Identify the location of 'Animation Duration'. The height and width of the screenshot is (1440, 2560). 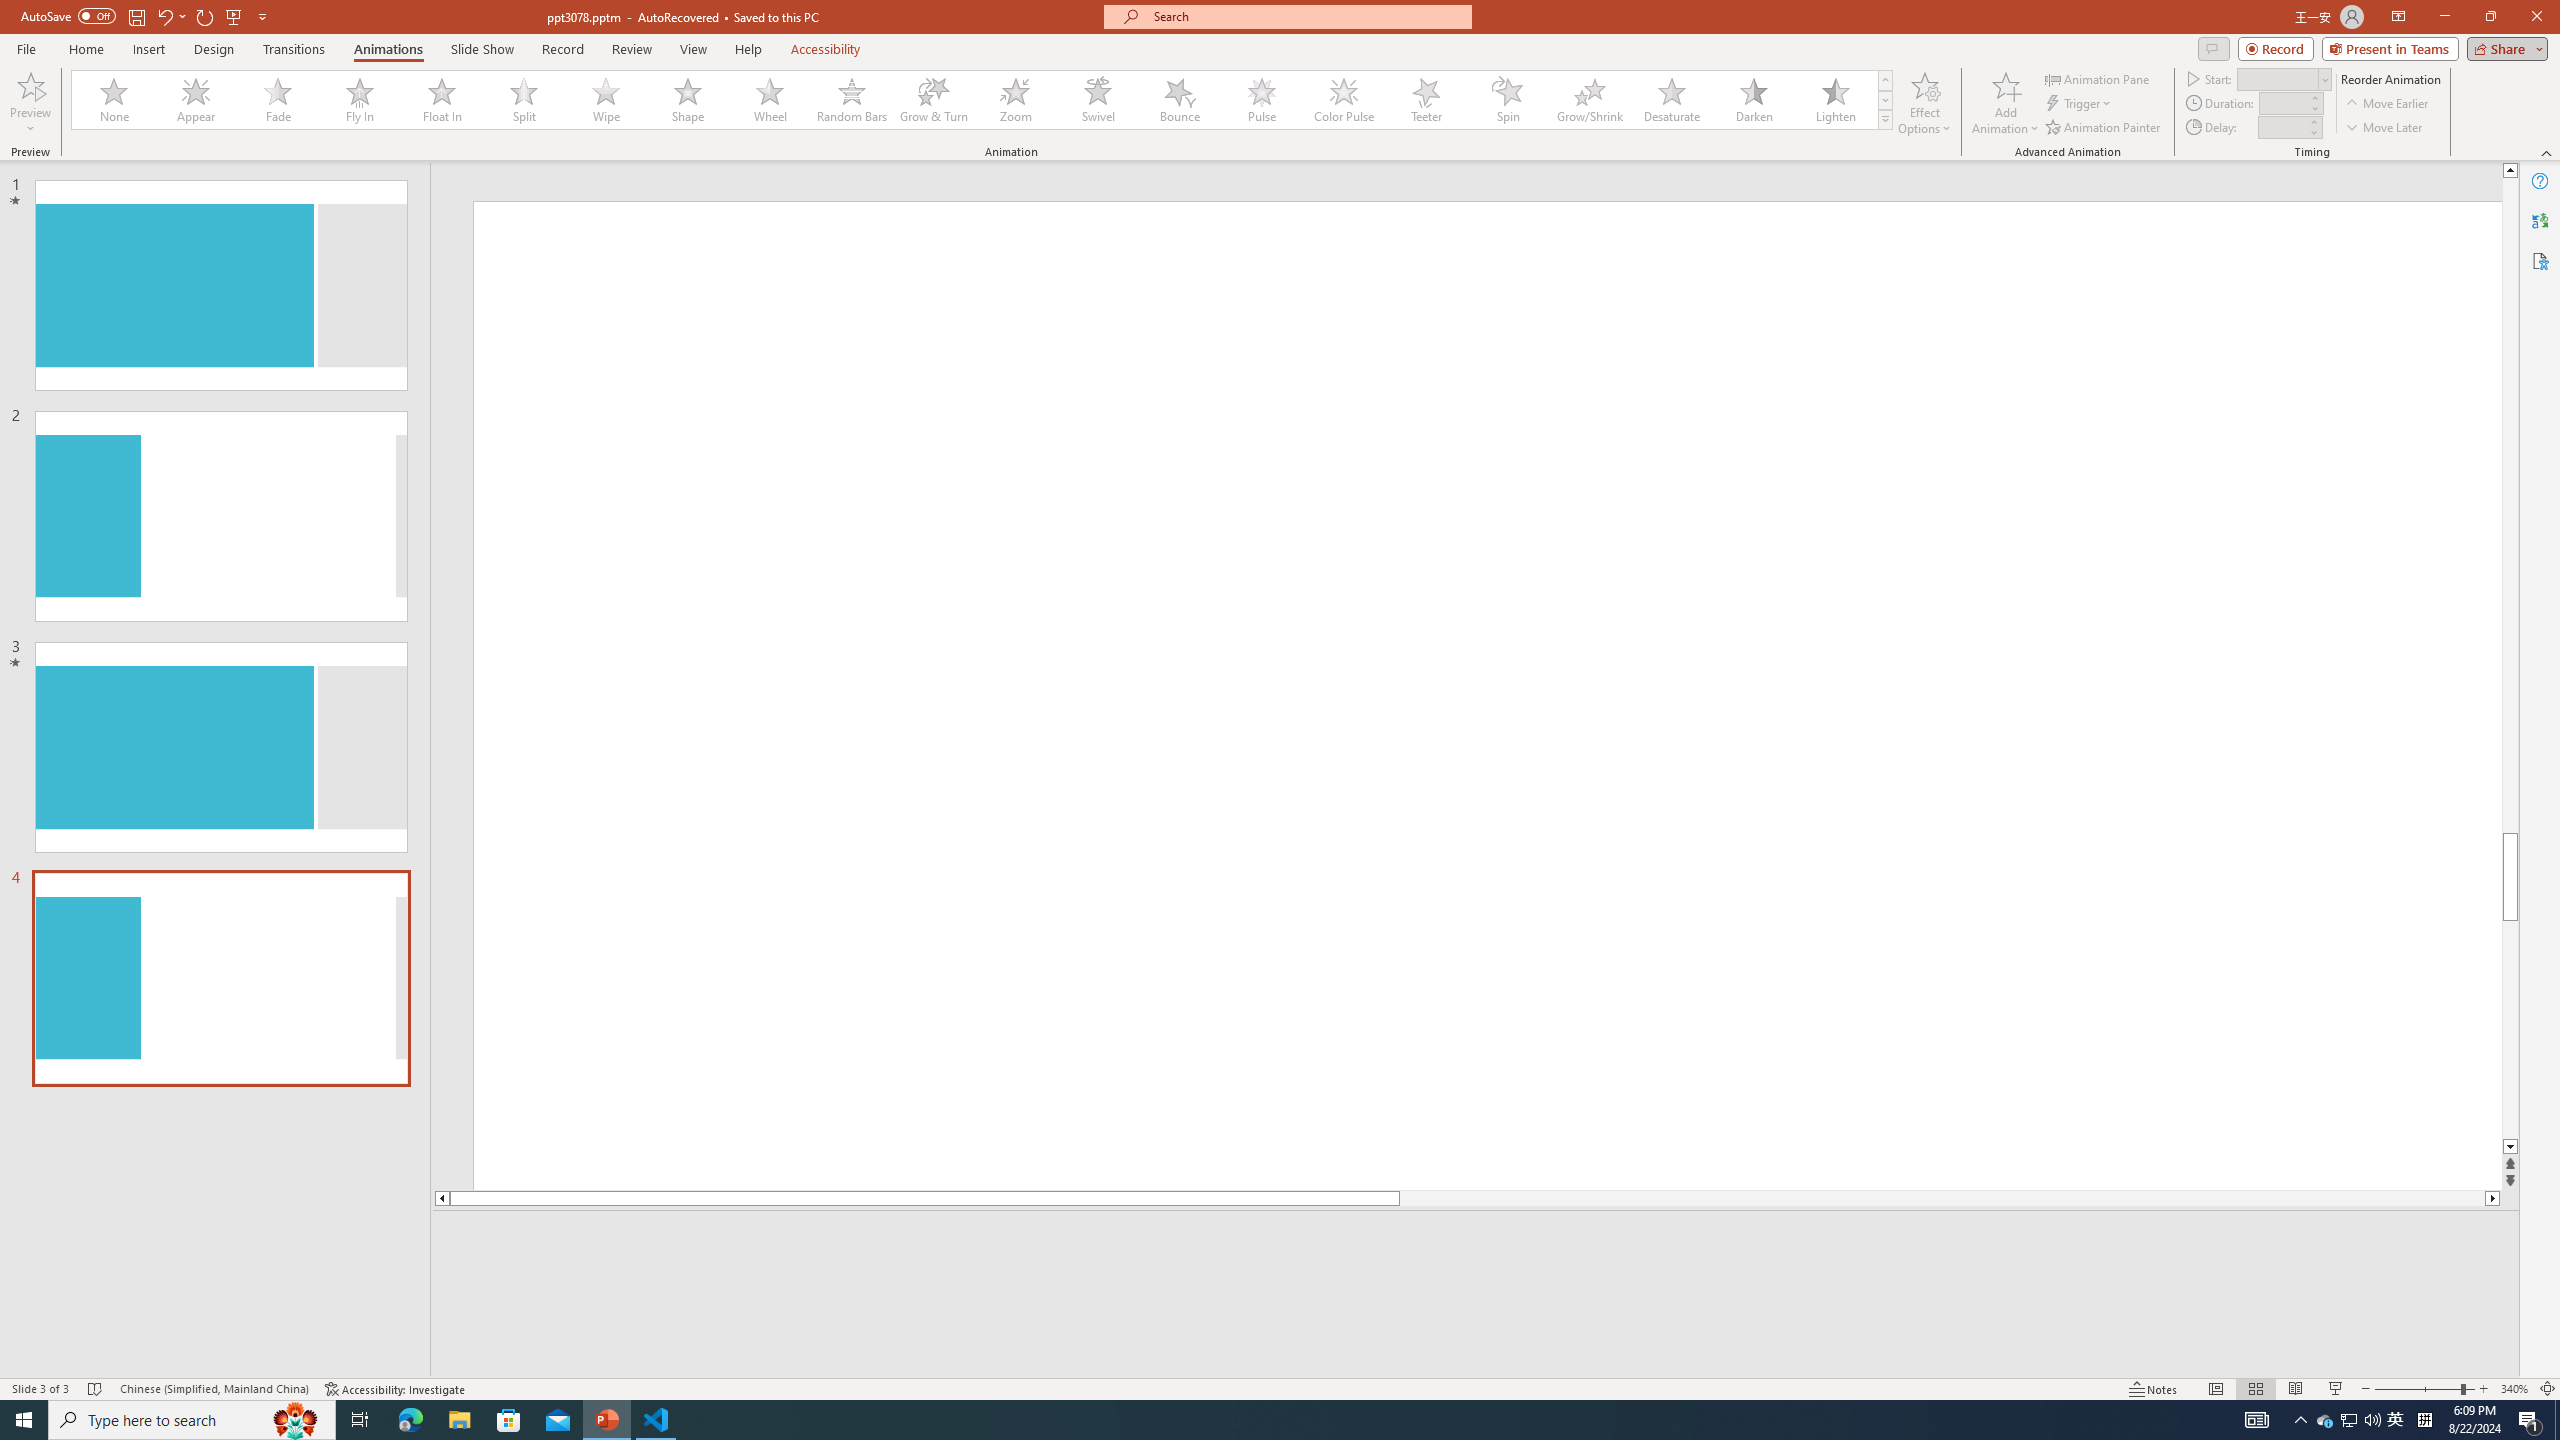
(2282, 102).